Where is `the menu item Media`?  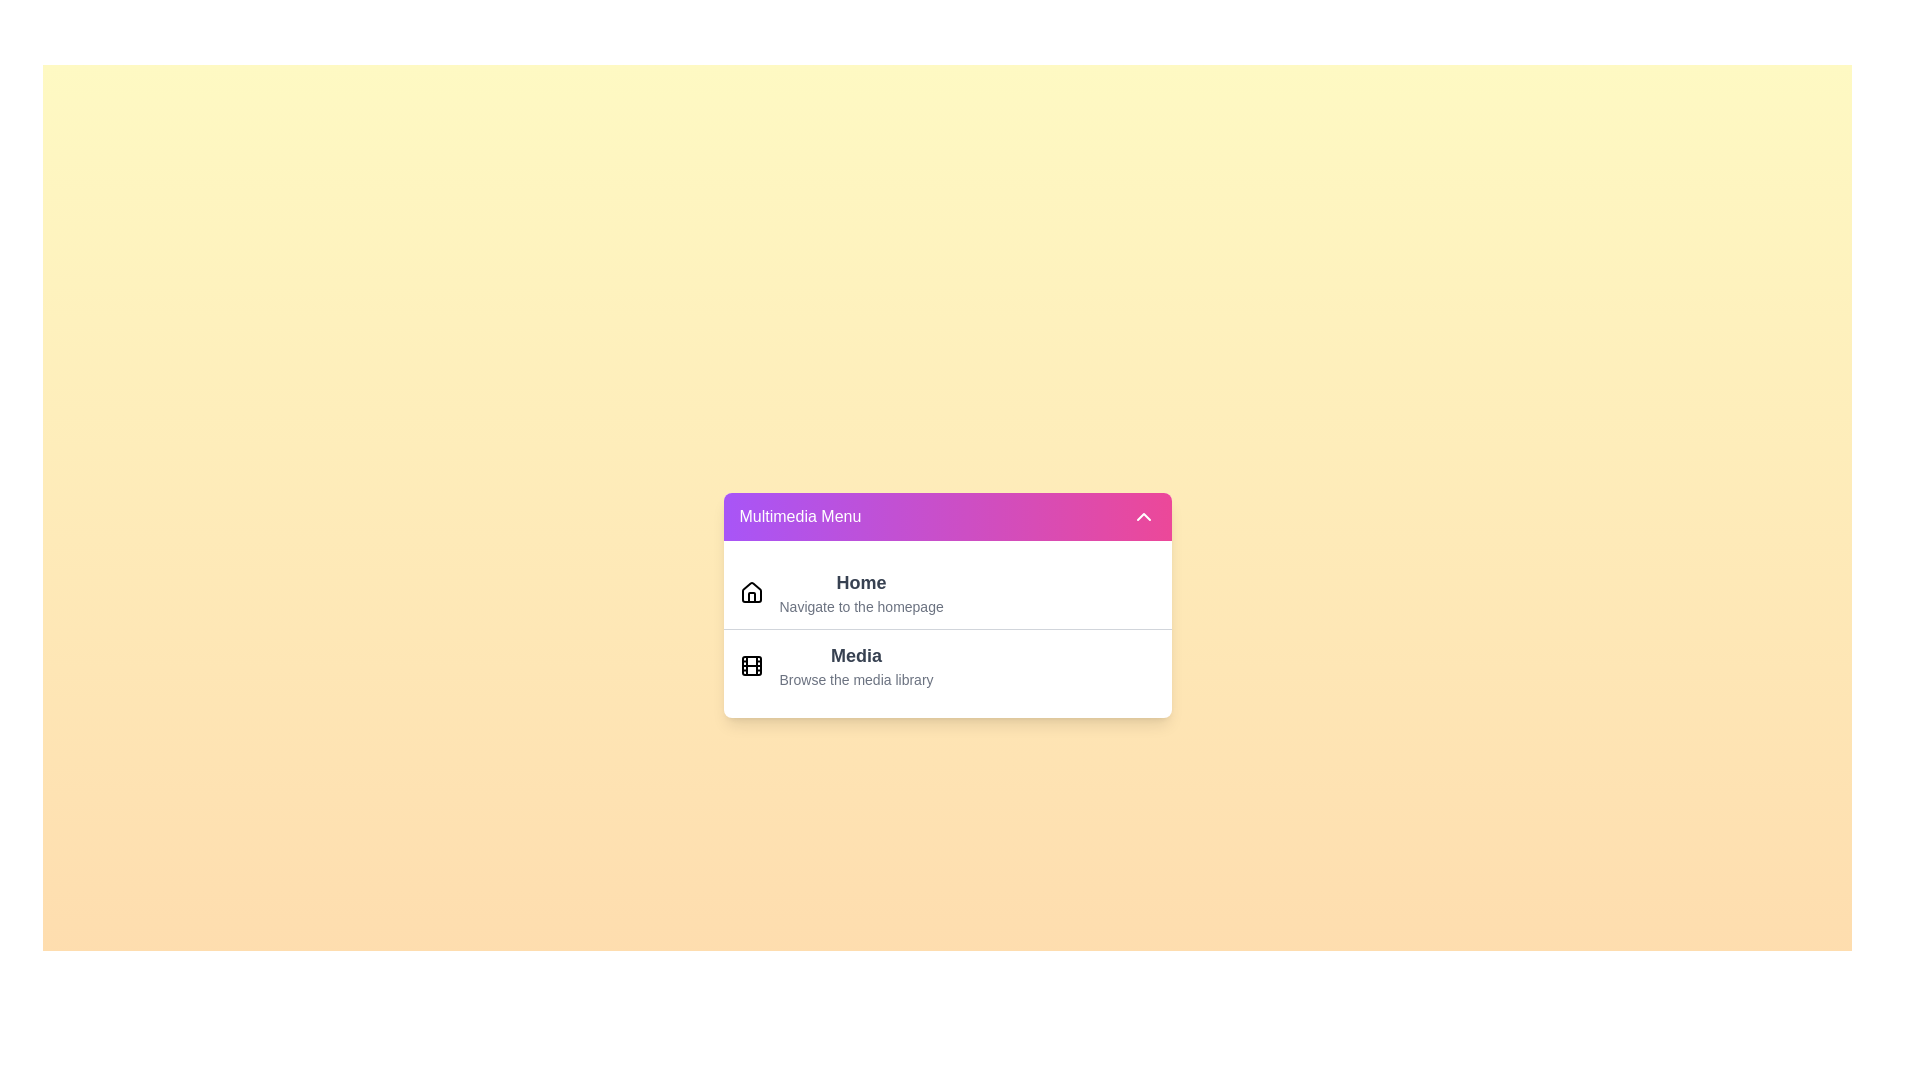
the menu item Media is located at coordinates (856, 665).